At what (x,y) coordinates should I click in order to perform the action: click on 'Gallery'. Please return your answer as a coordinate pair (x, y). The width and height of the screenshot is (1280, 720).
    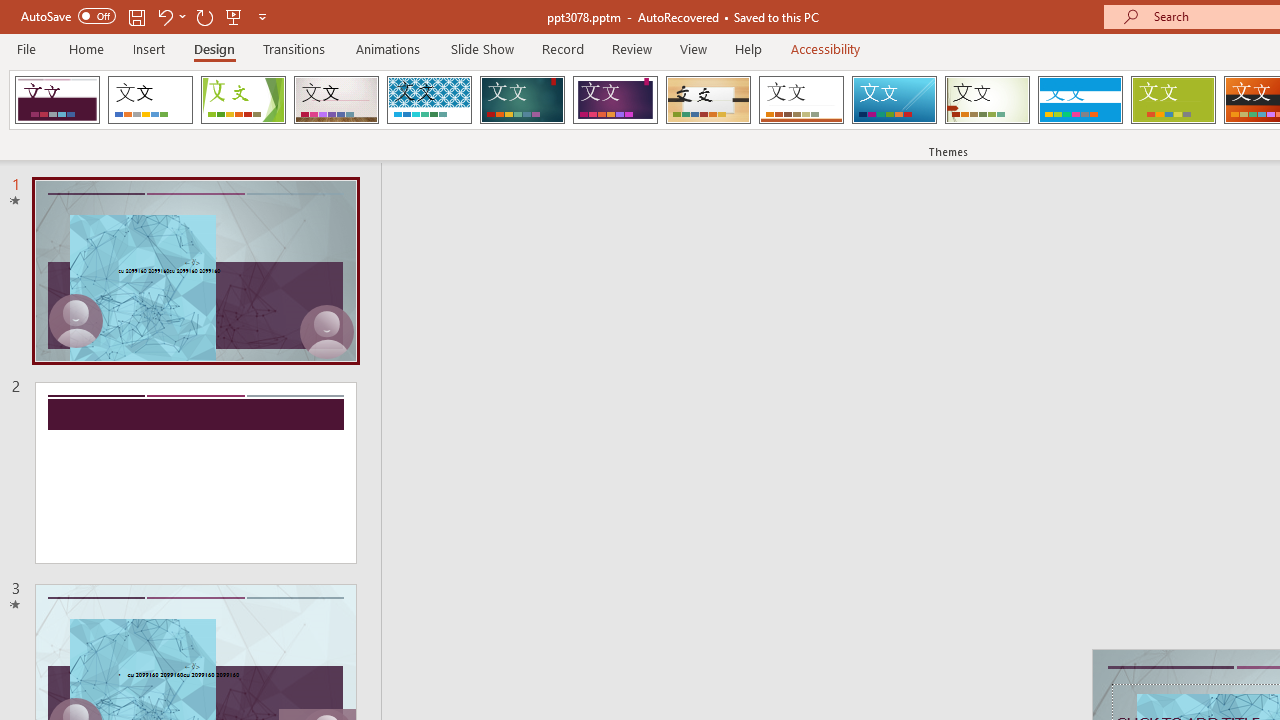
    Looking at the image, I should click on (336, 100).